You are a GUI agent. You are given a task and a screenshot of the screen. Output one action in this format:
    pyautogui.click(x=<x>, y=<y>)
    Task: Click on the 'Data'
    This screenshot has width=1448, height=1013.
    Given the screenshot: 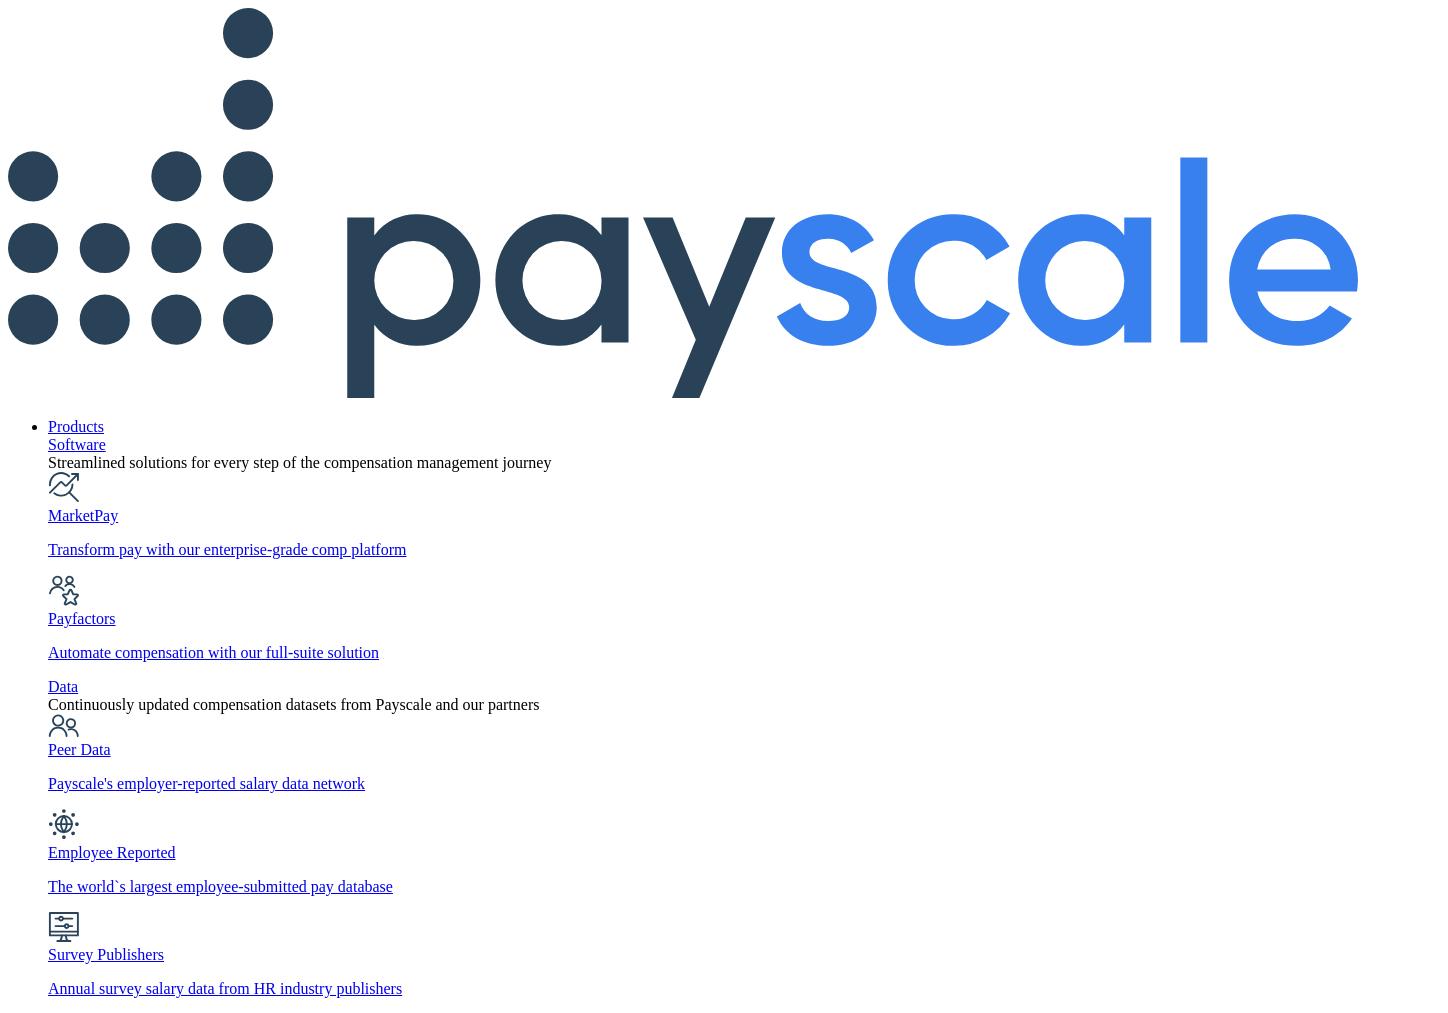 What is the action you would take?
    pyautogui.click(x=62, y=685)
    